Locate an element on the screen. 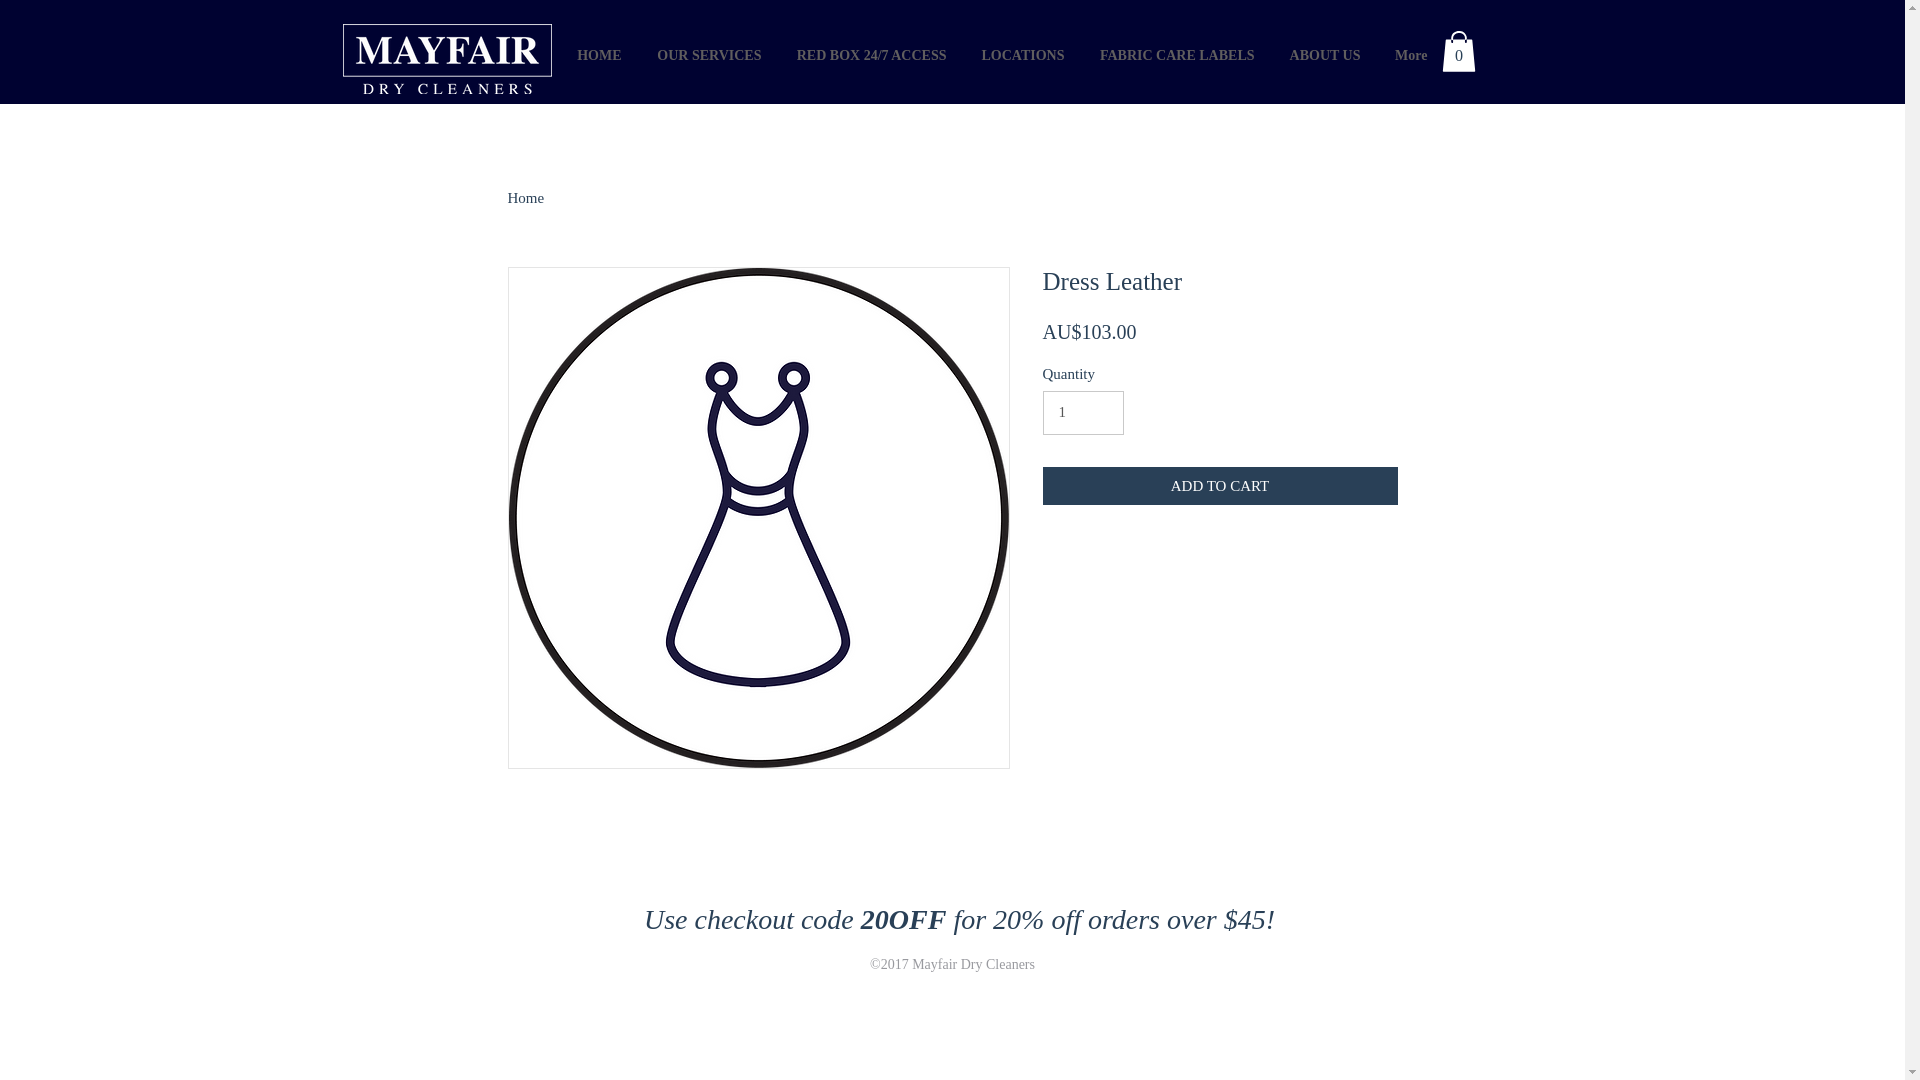 The image size is (1920, 1080). '0' is located at coordinates (1459, 50).